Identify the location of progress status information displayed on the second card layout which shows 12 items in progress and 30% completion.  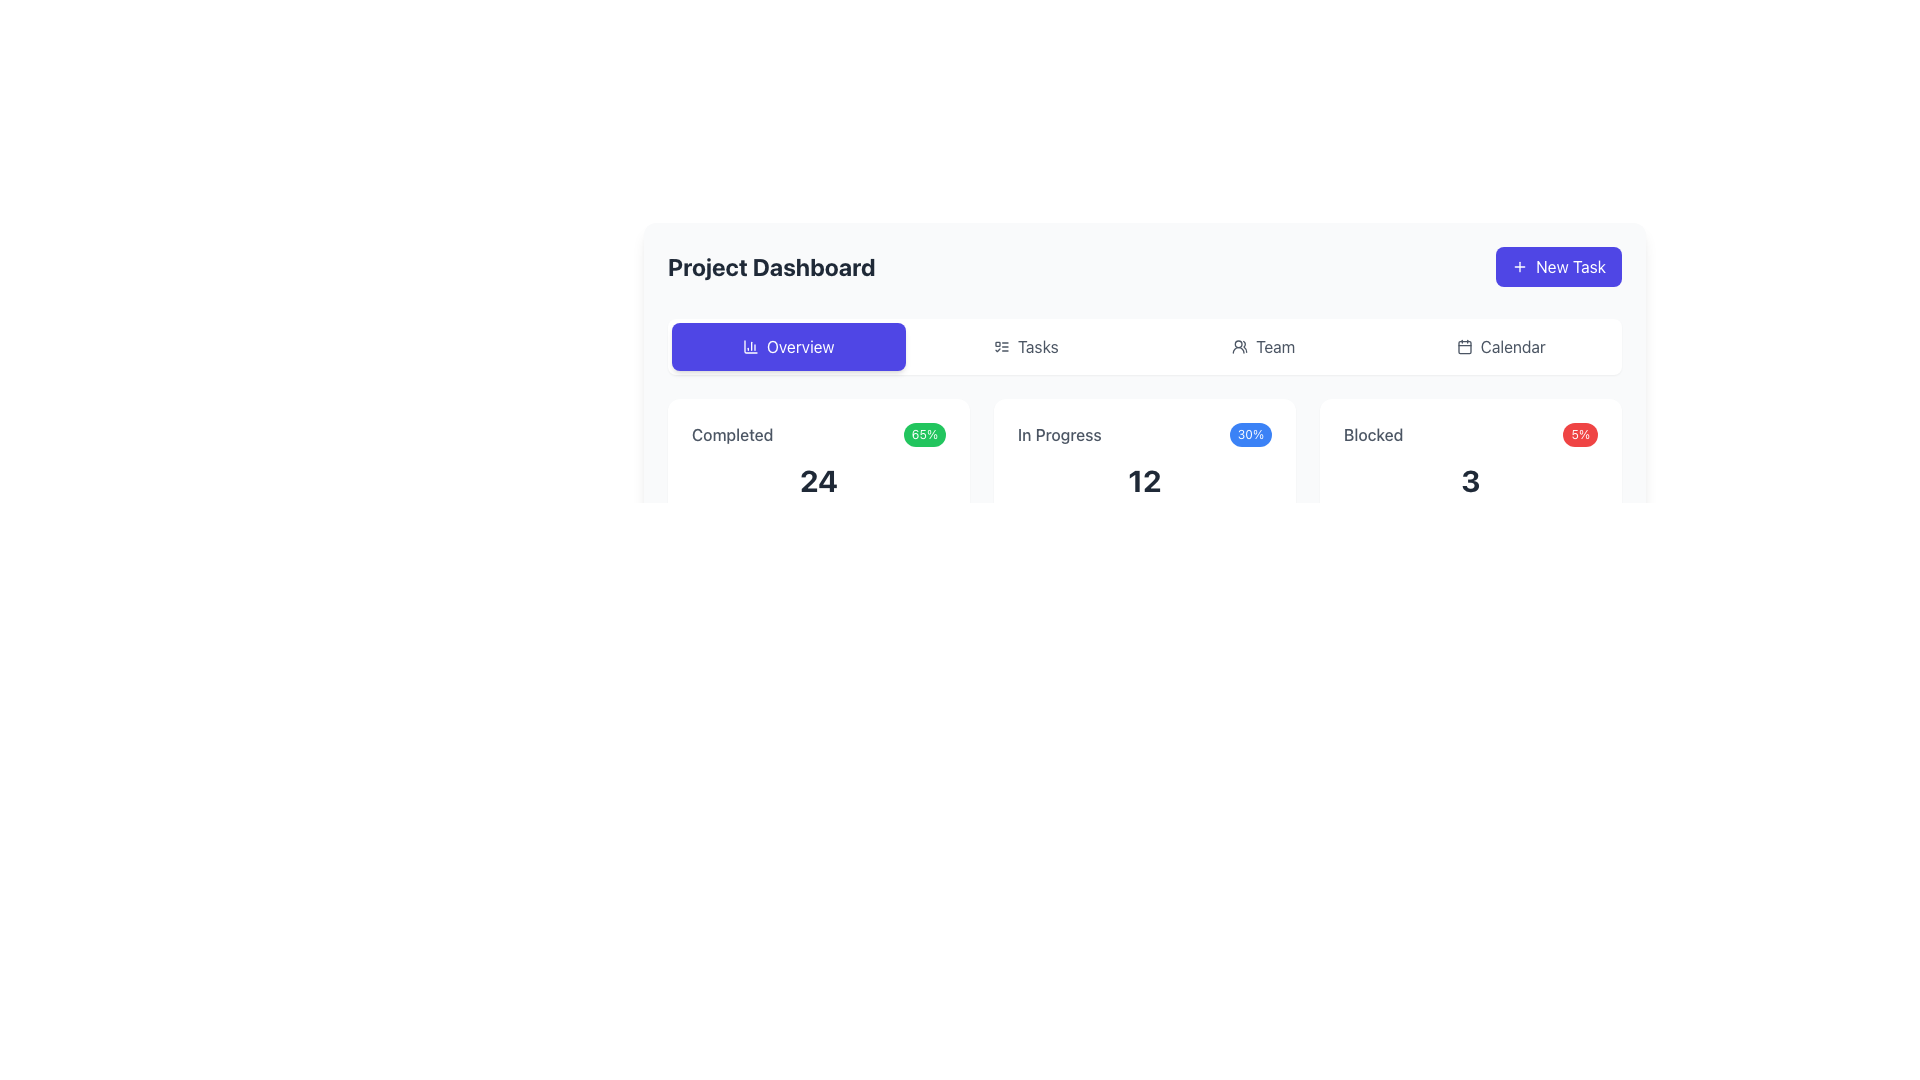
(1145, 473).